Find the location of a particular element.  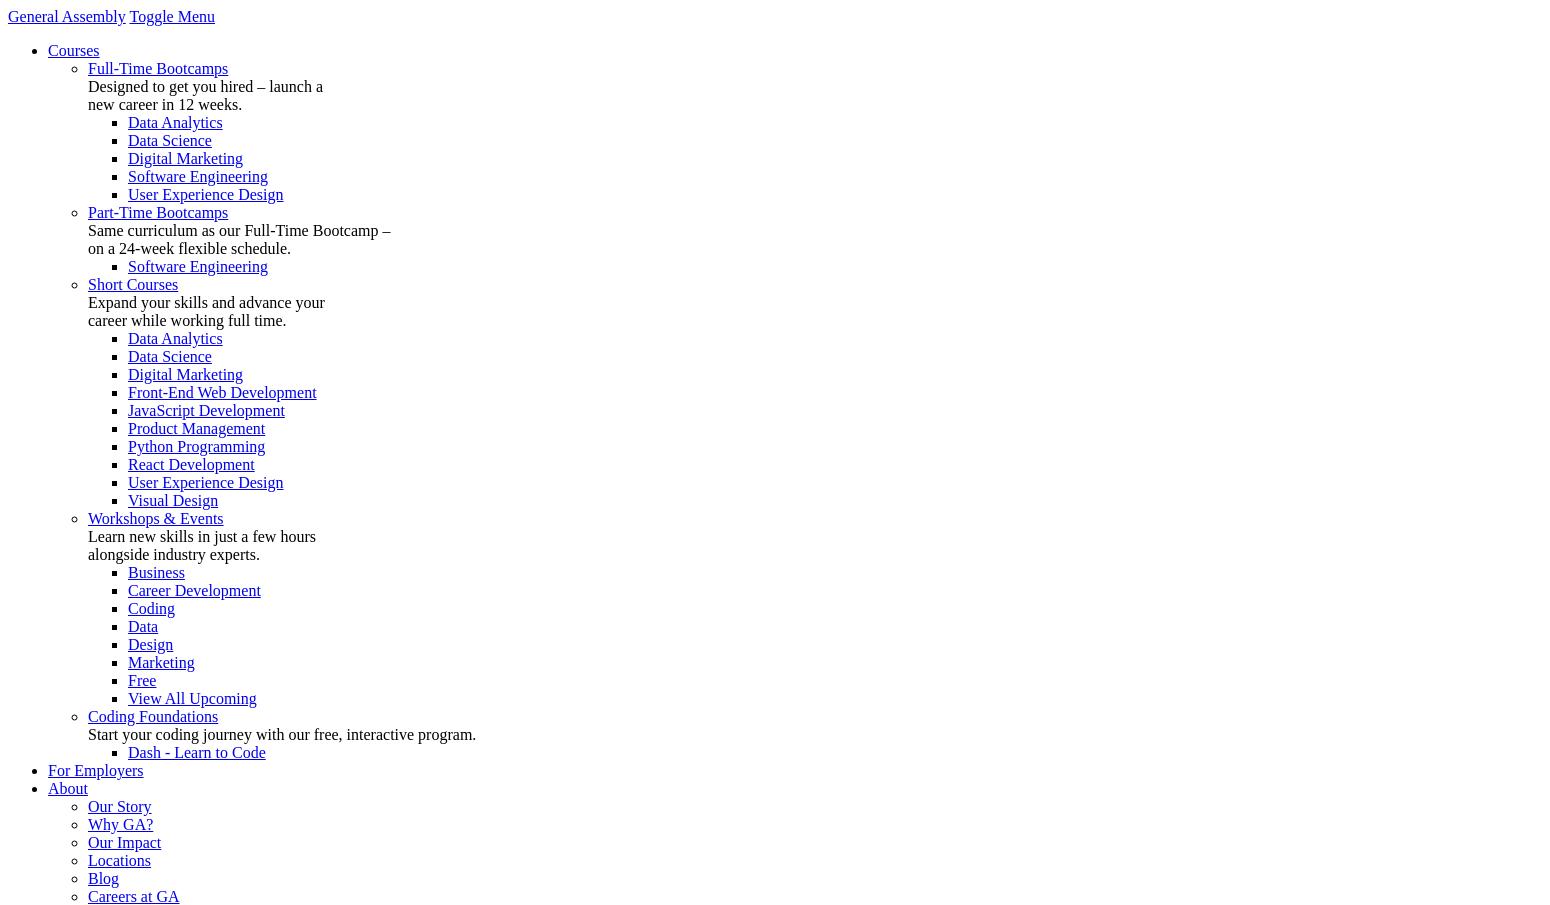

'Expand your skills and advance your' is located at coordinates (88, 301).